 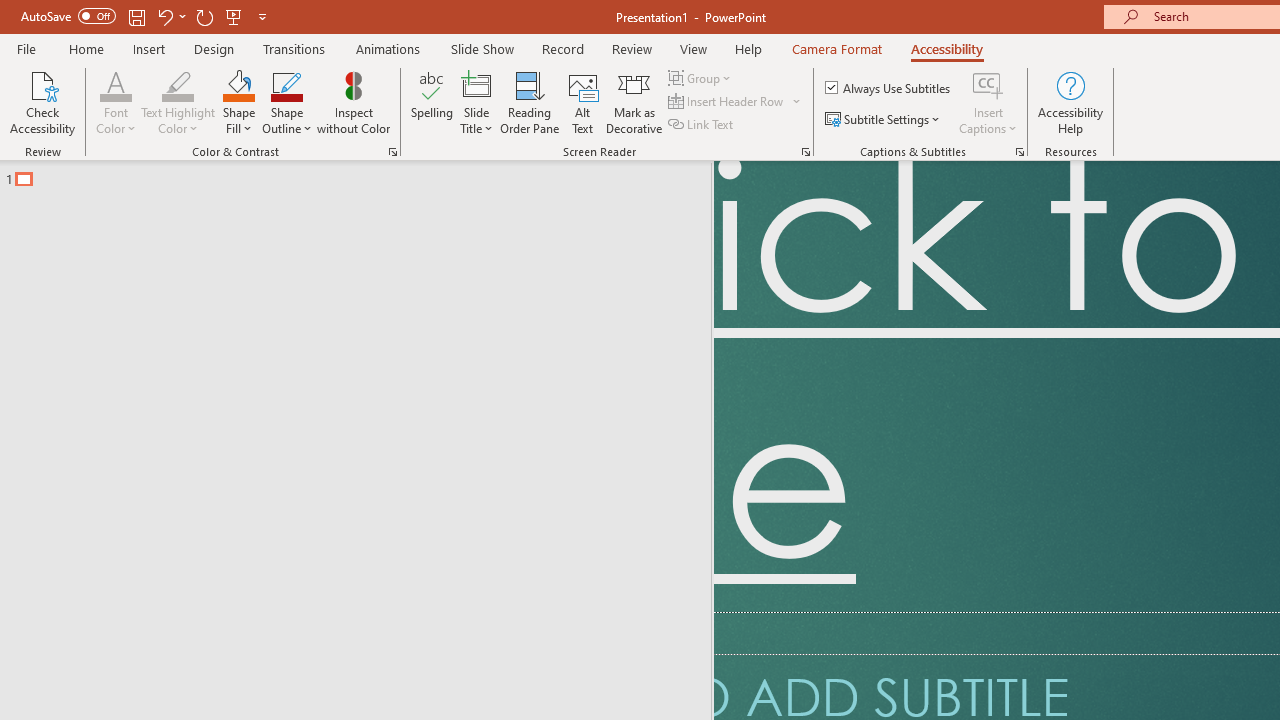 What do you see at coordinates (582, 103) in the screenshot?
I see `'Alt Text'` at bounding box center [582, 103].